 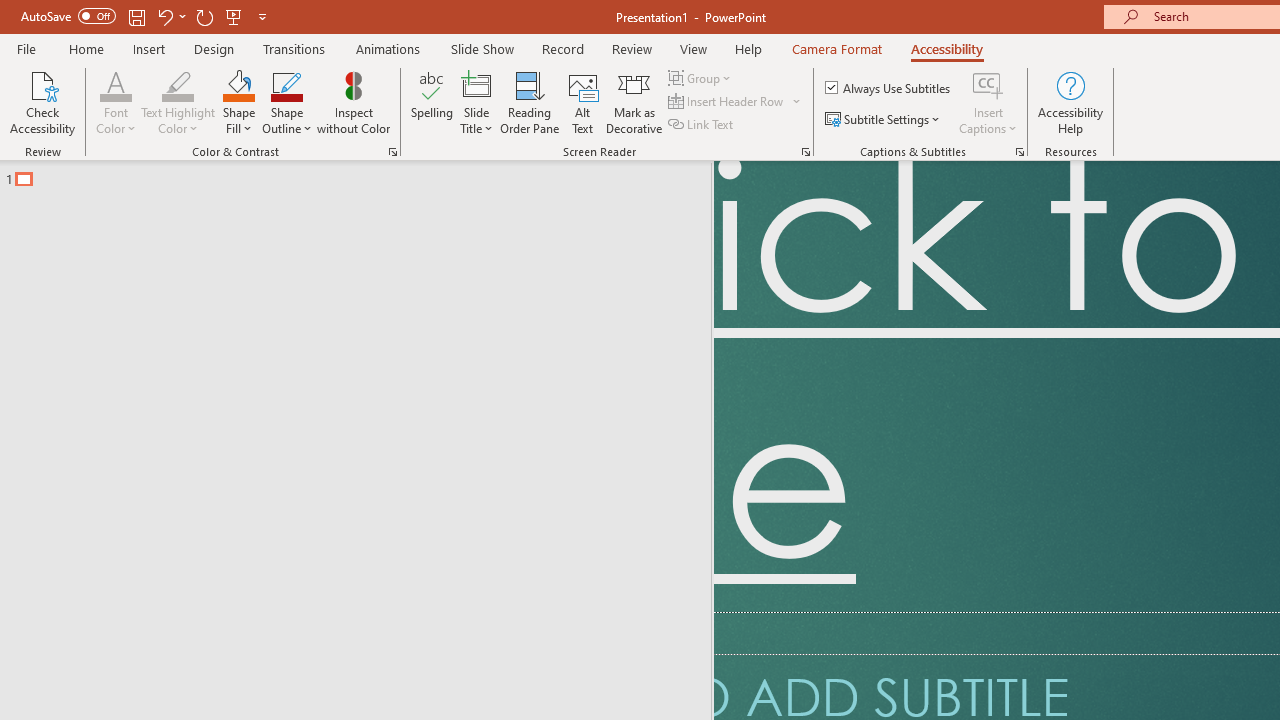 What do you see at coordinates (582, 103) in the screenshot?
I see `'Alt Text'` at bounding box center [582, 103].